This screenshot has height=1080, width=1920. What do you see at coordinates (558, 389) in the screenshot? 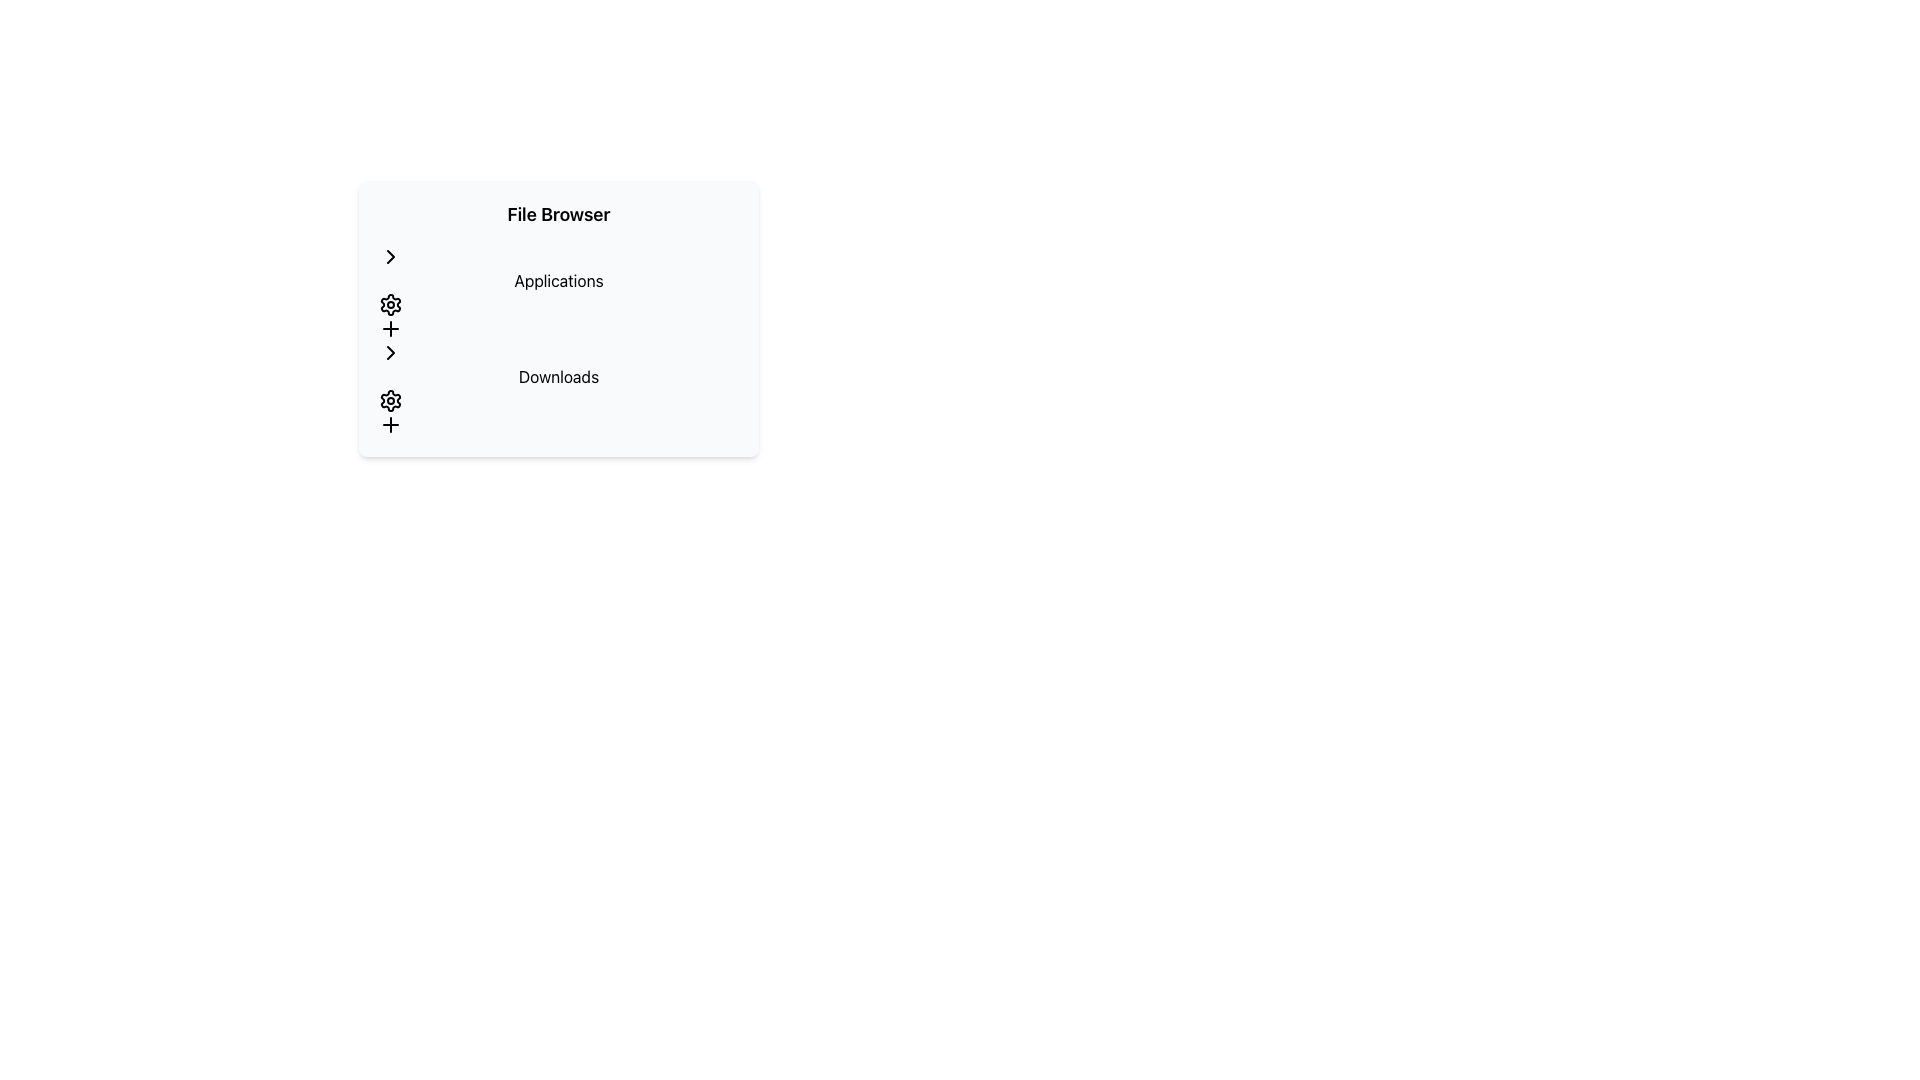
I see `the Text Label representing the 'Downloads' section located within the 'File Browser' panel, positioned below the 'Applications' label` at bounding box center [558, 389].